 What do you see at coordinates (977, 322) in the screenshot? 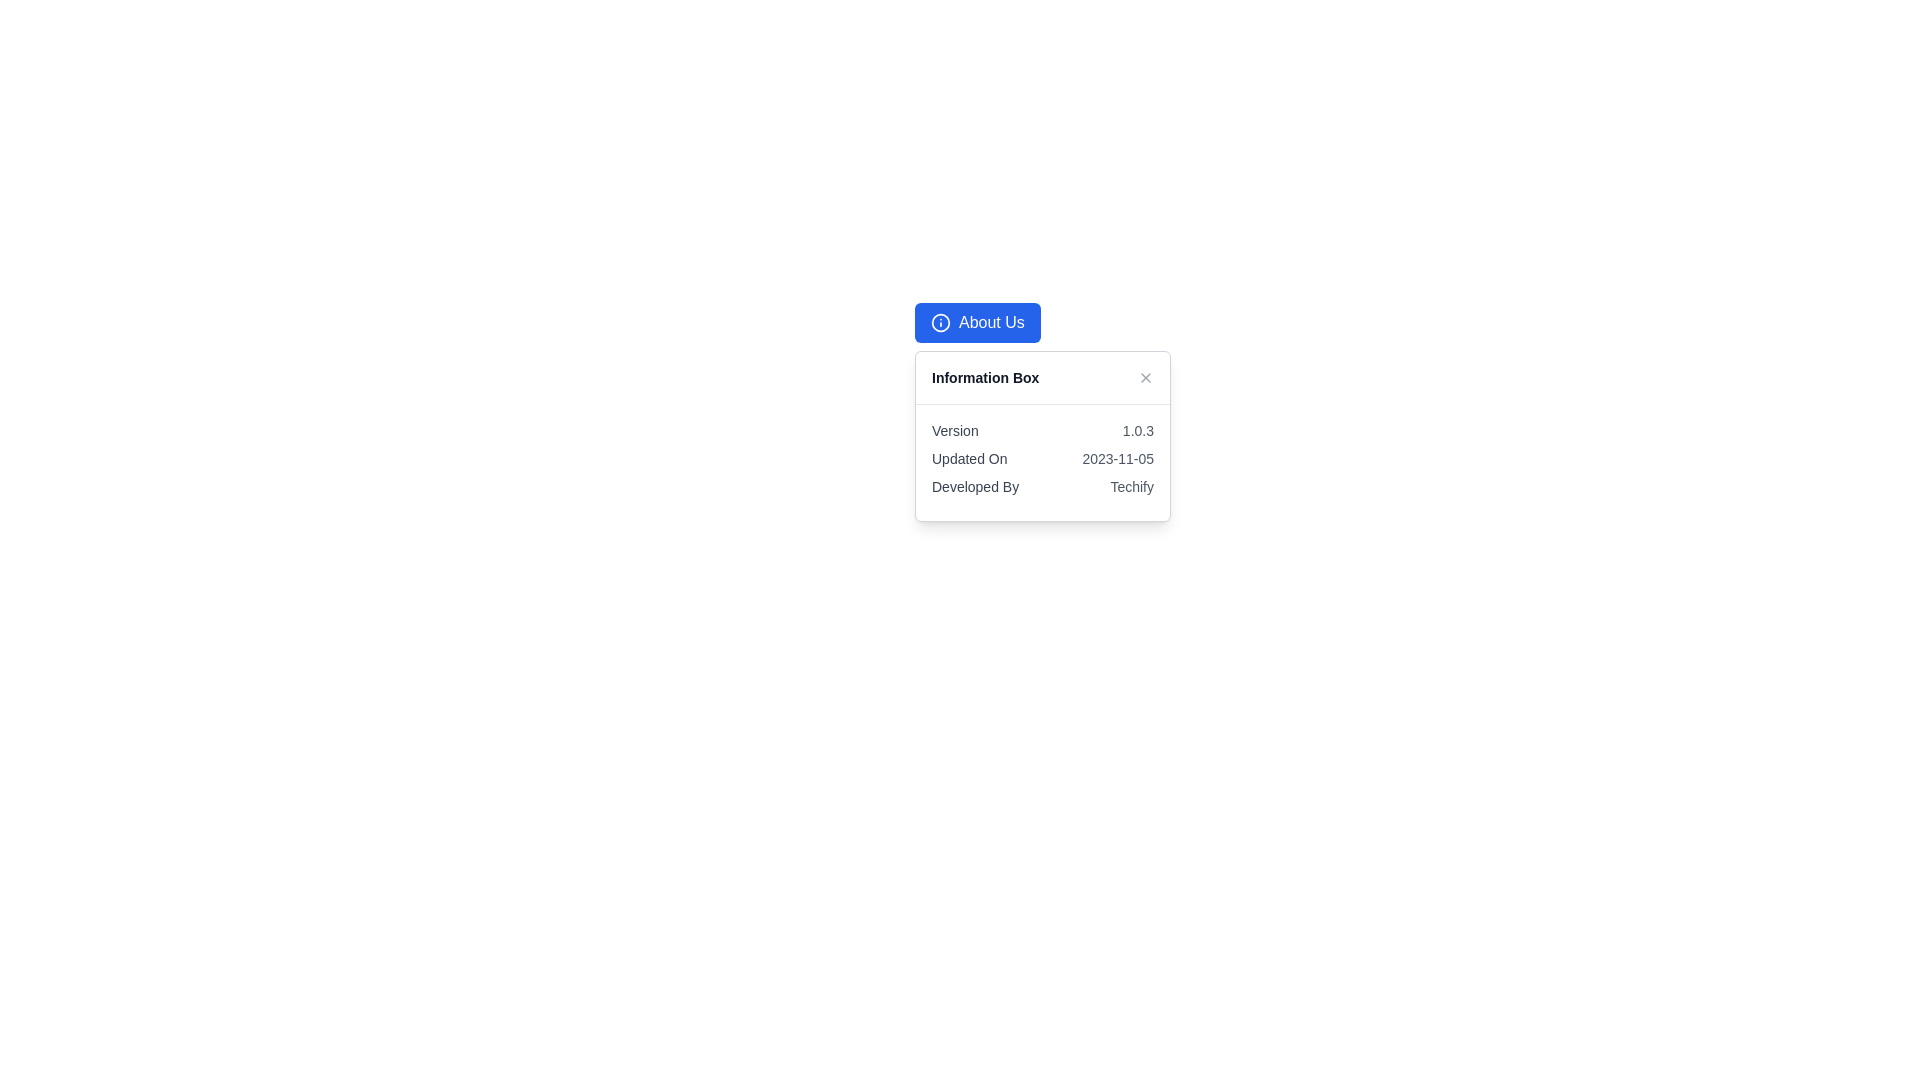
I see `the 'About Us' button, which has a blue background and white text with an 'i' icon, located above a white information panel` at bounding box center [977, 322].